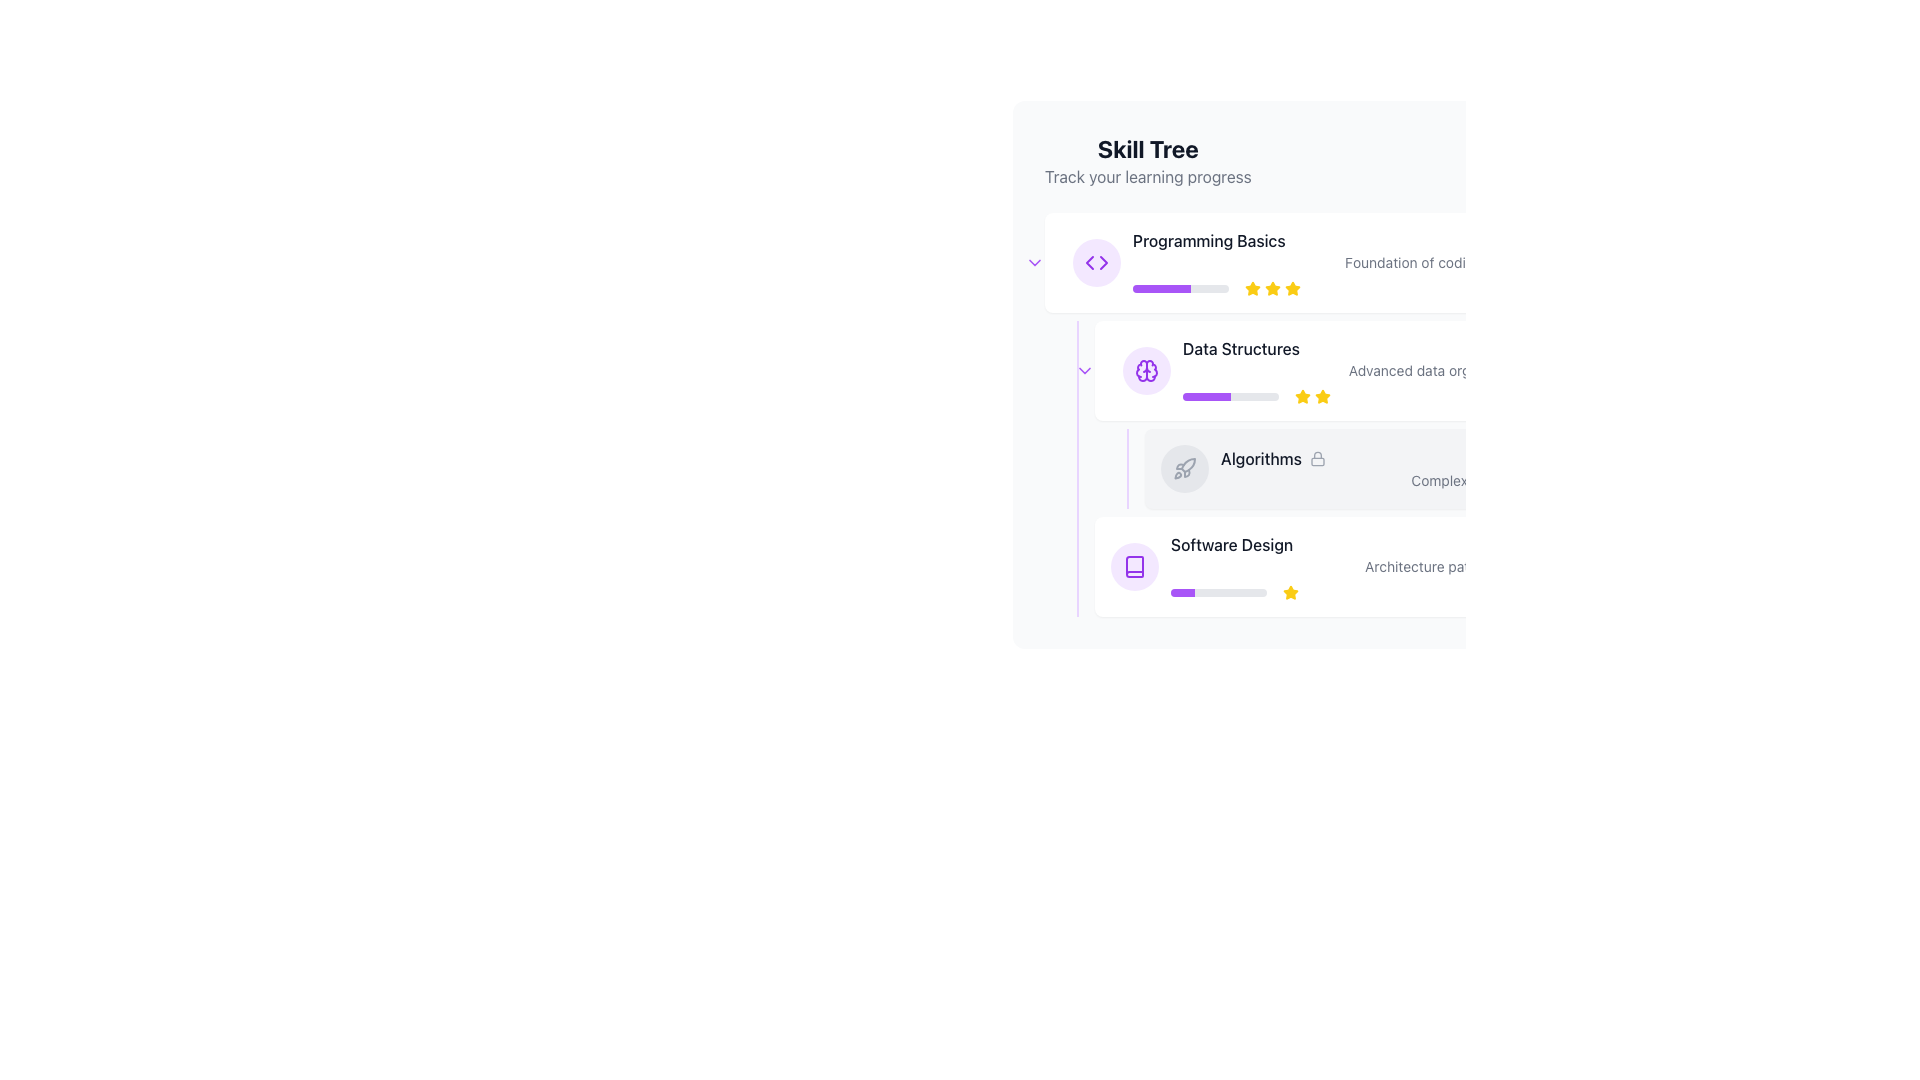 Image resolution: width=1920 pixels, height=1080 pixels. Describe the element at coordinates (1454, 469) in the screenshot. I see `the 'Algorithms' skill item, which features a rocket icon and the text 'Complex problem solving'` at that location.